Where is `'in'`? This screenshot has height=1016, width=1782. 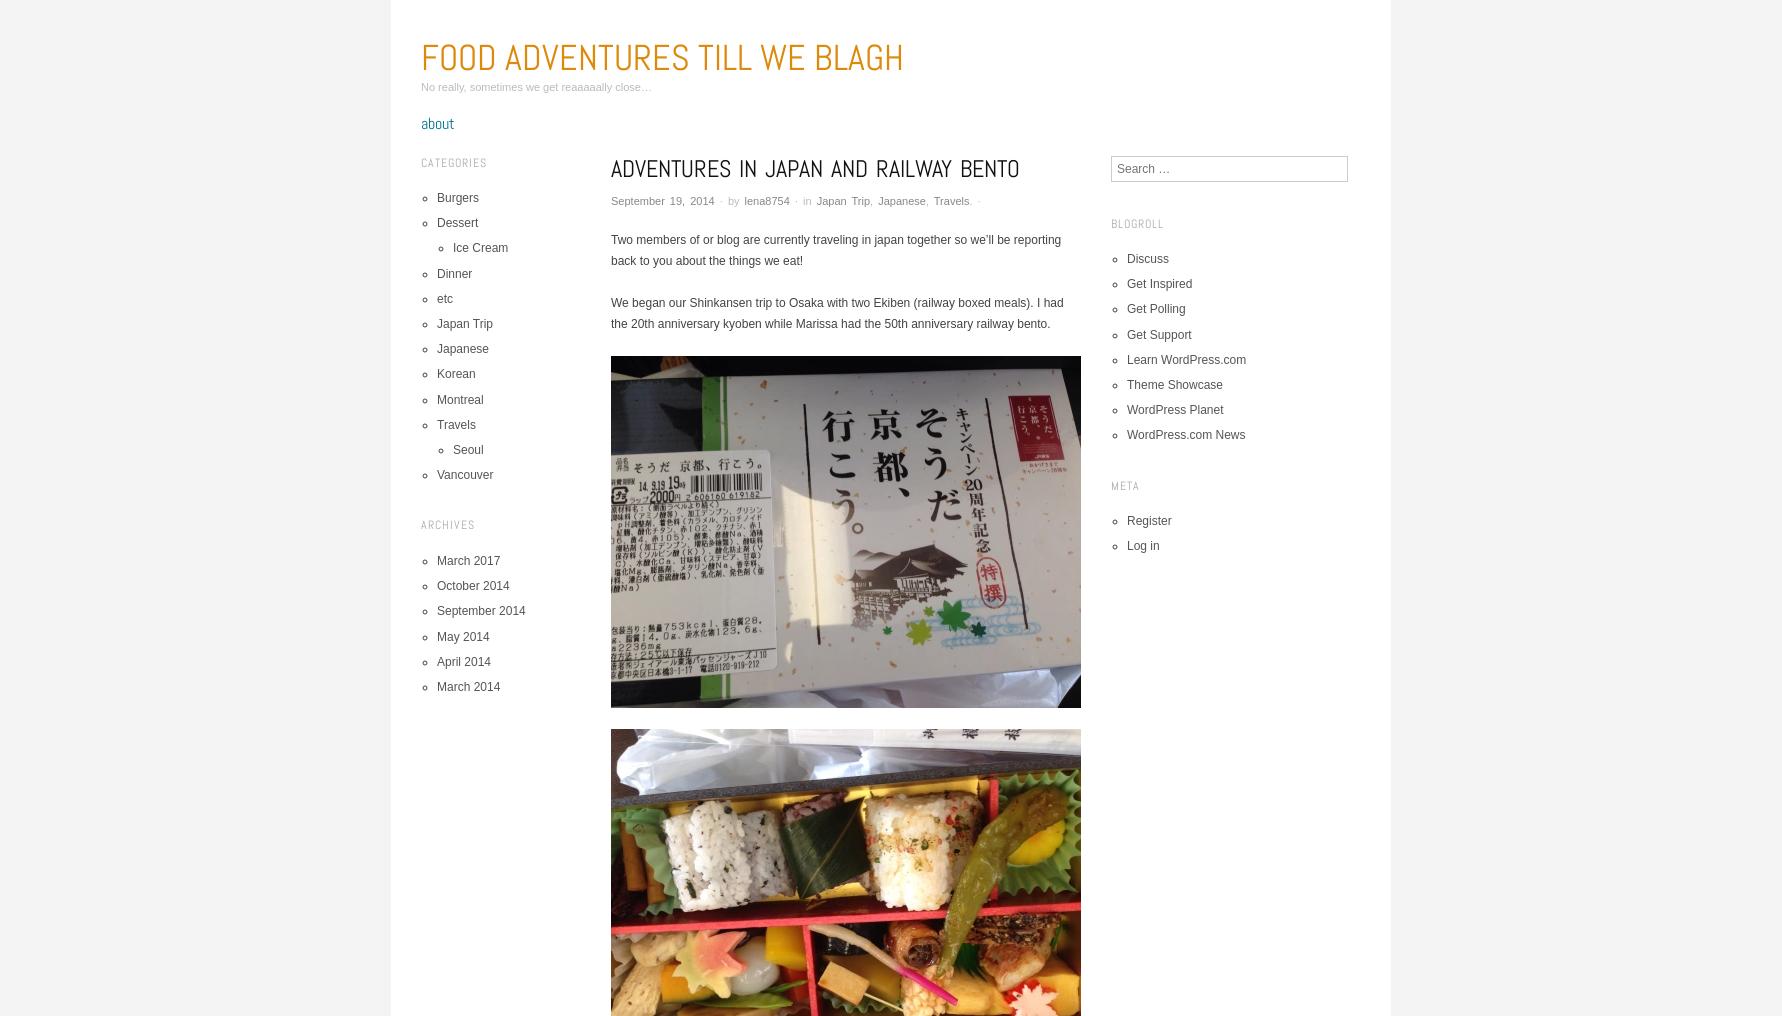 'in' is located at coordinates (805, 200).